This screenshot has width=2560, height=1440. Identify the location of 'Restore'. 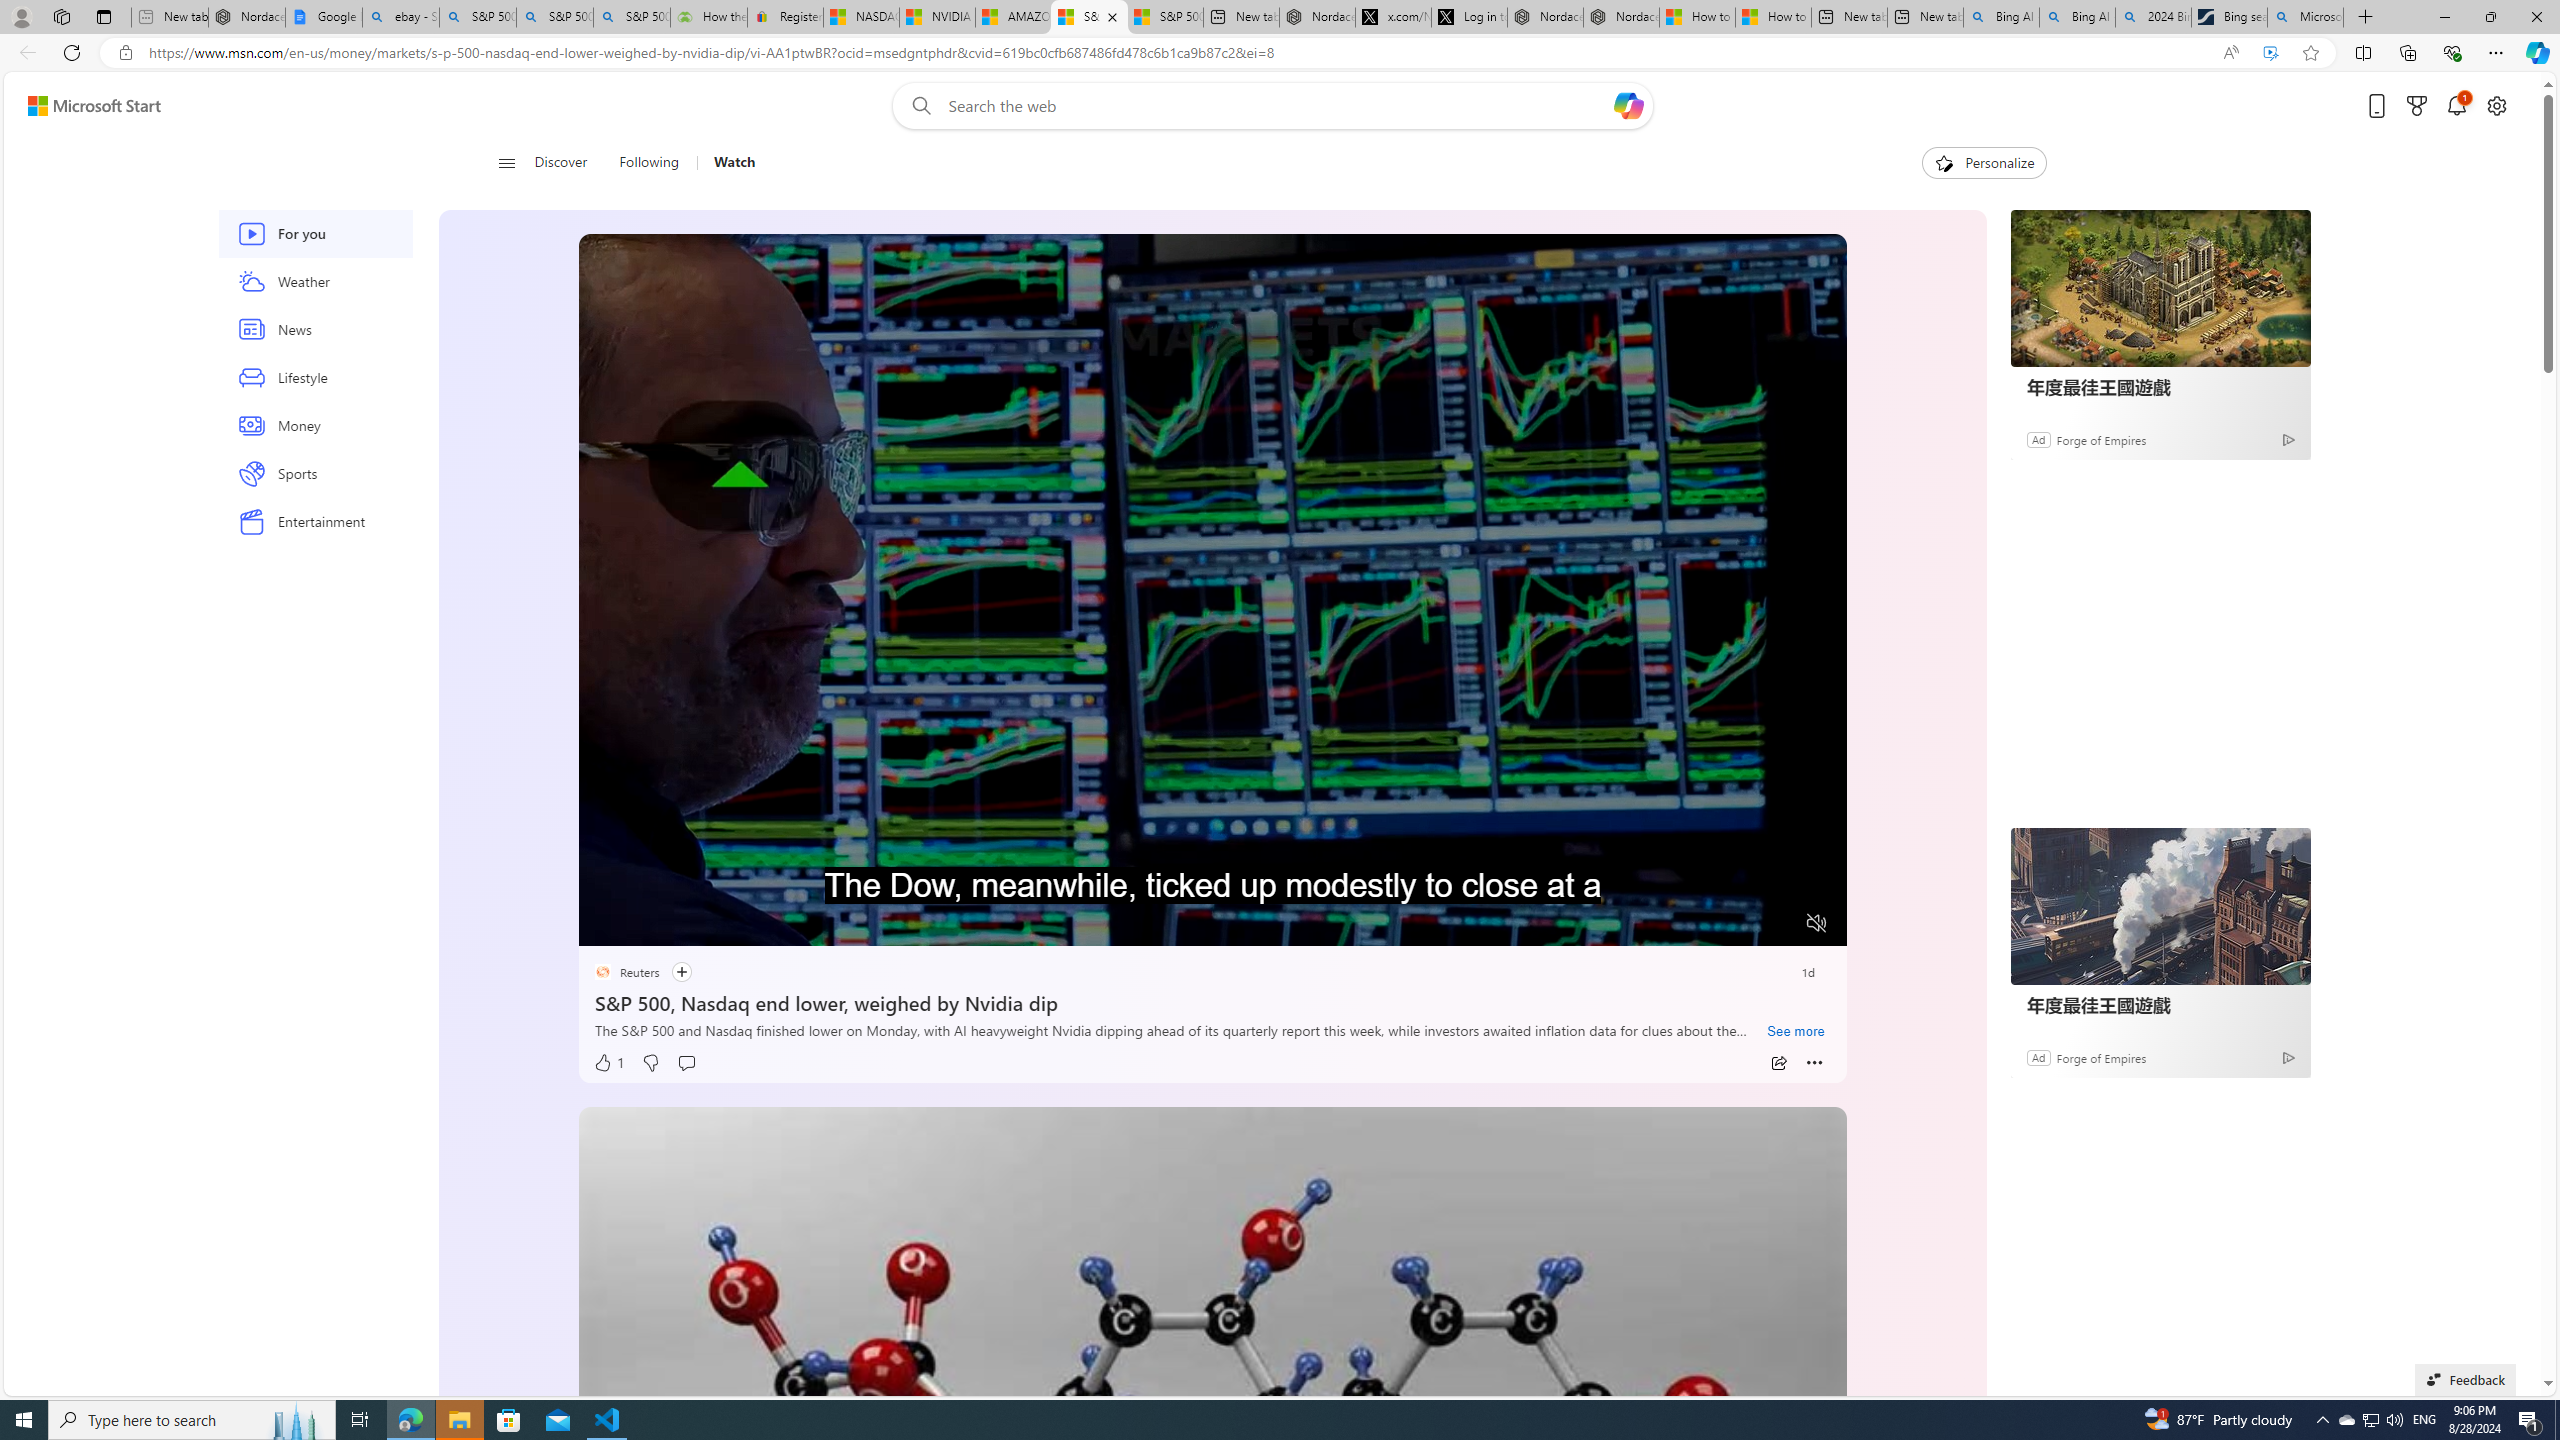
(2490, 16).